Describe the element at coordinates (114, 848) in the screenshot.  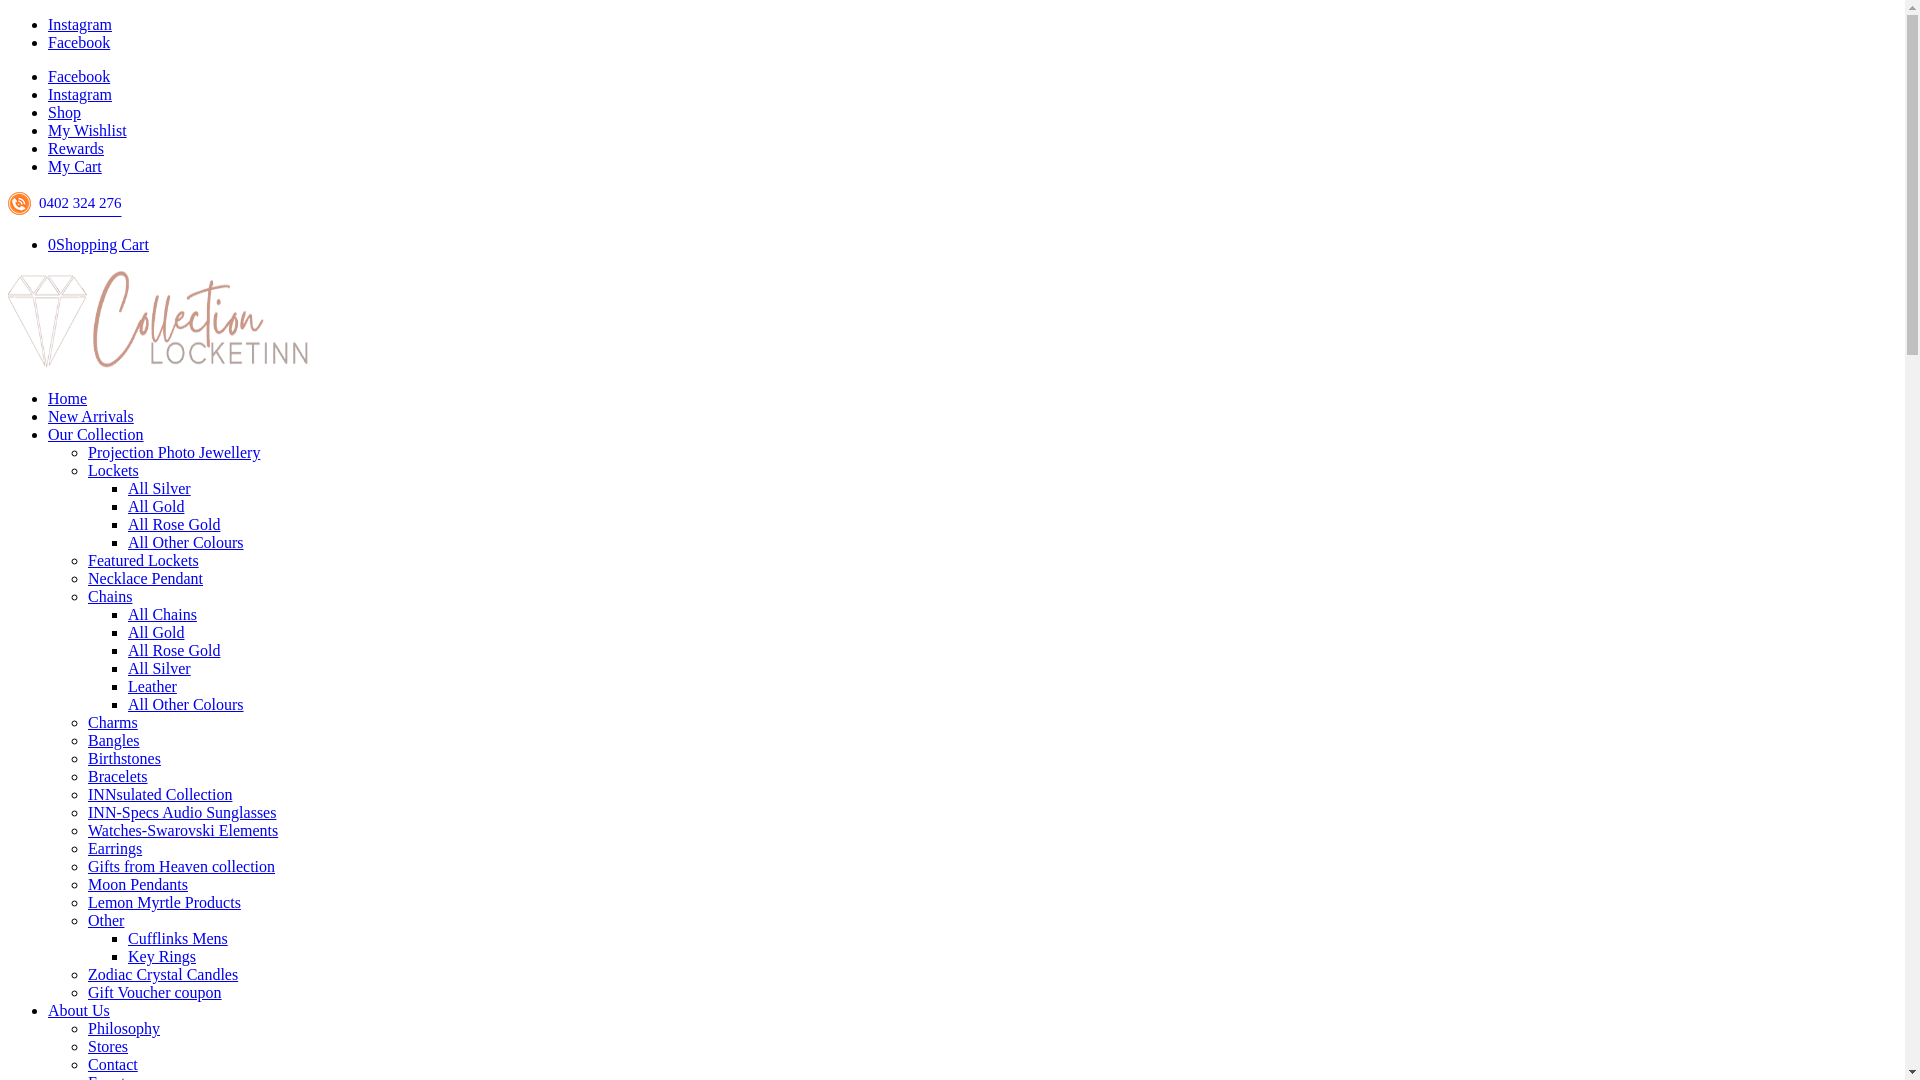
I see `'Earrings'` at that location.